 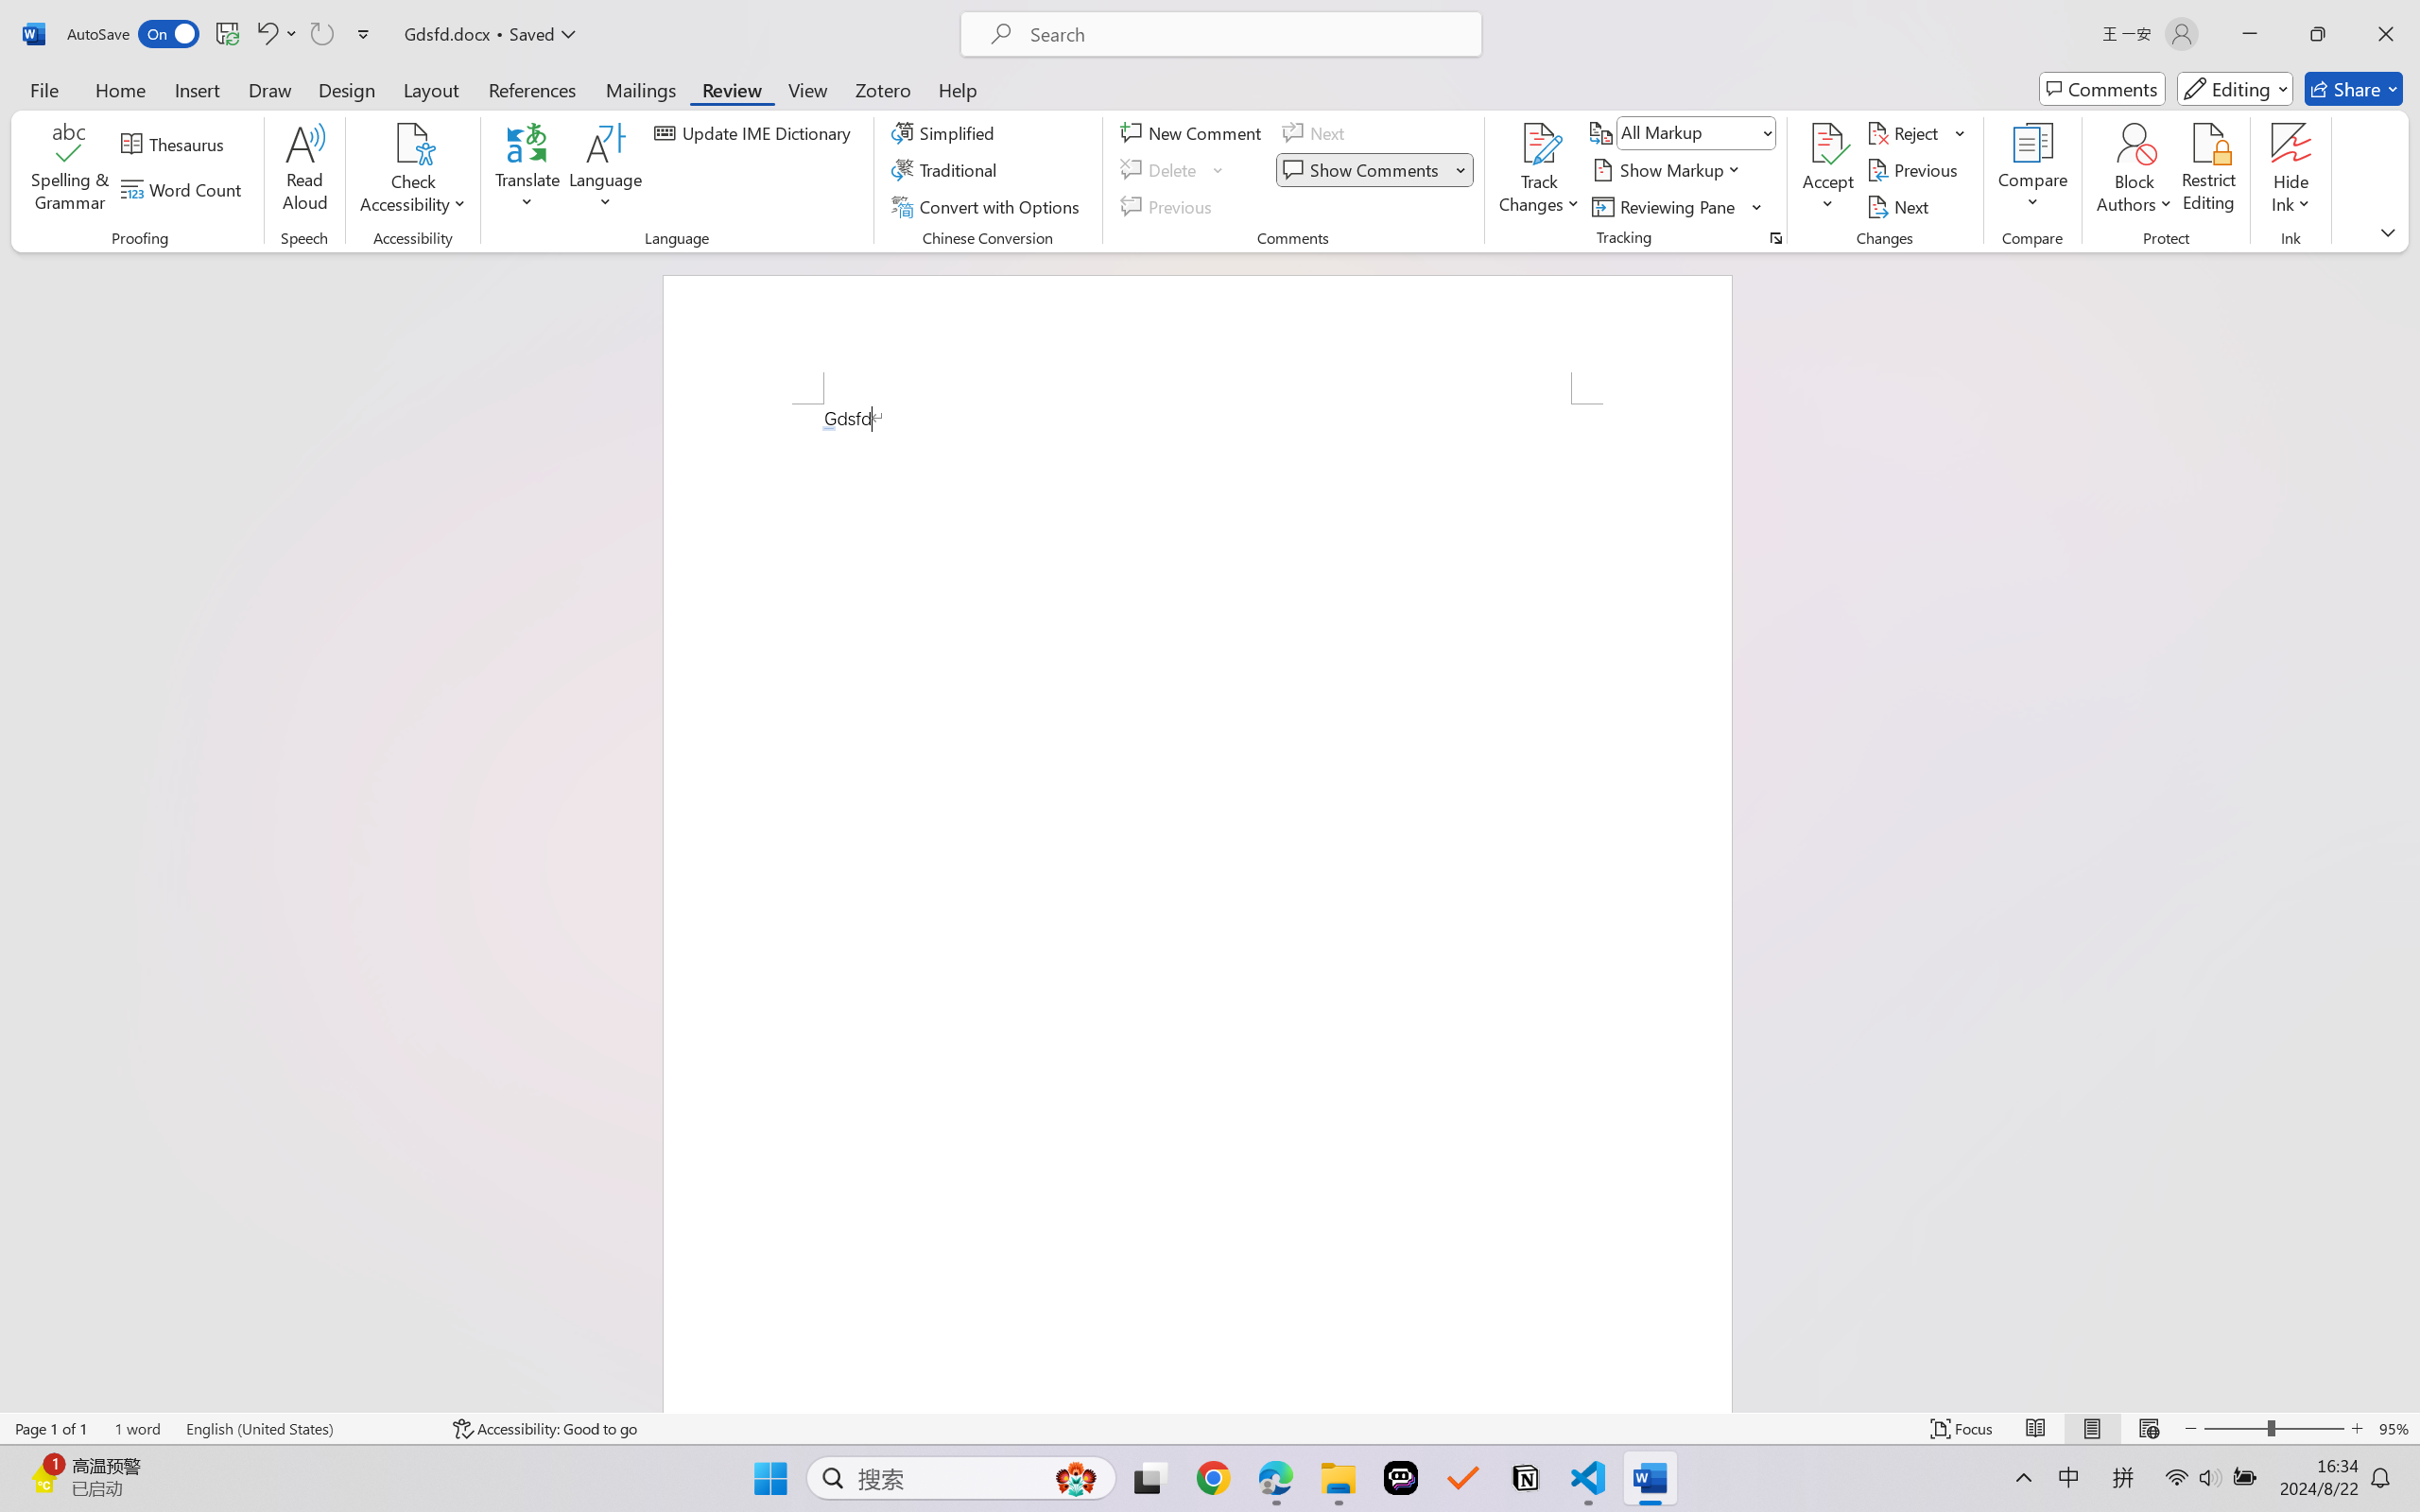 I want to click on 'Show Markup', so click(x=1668, y=170).